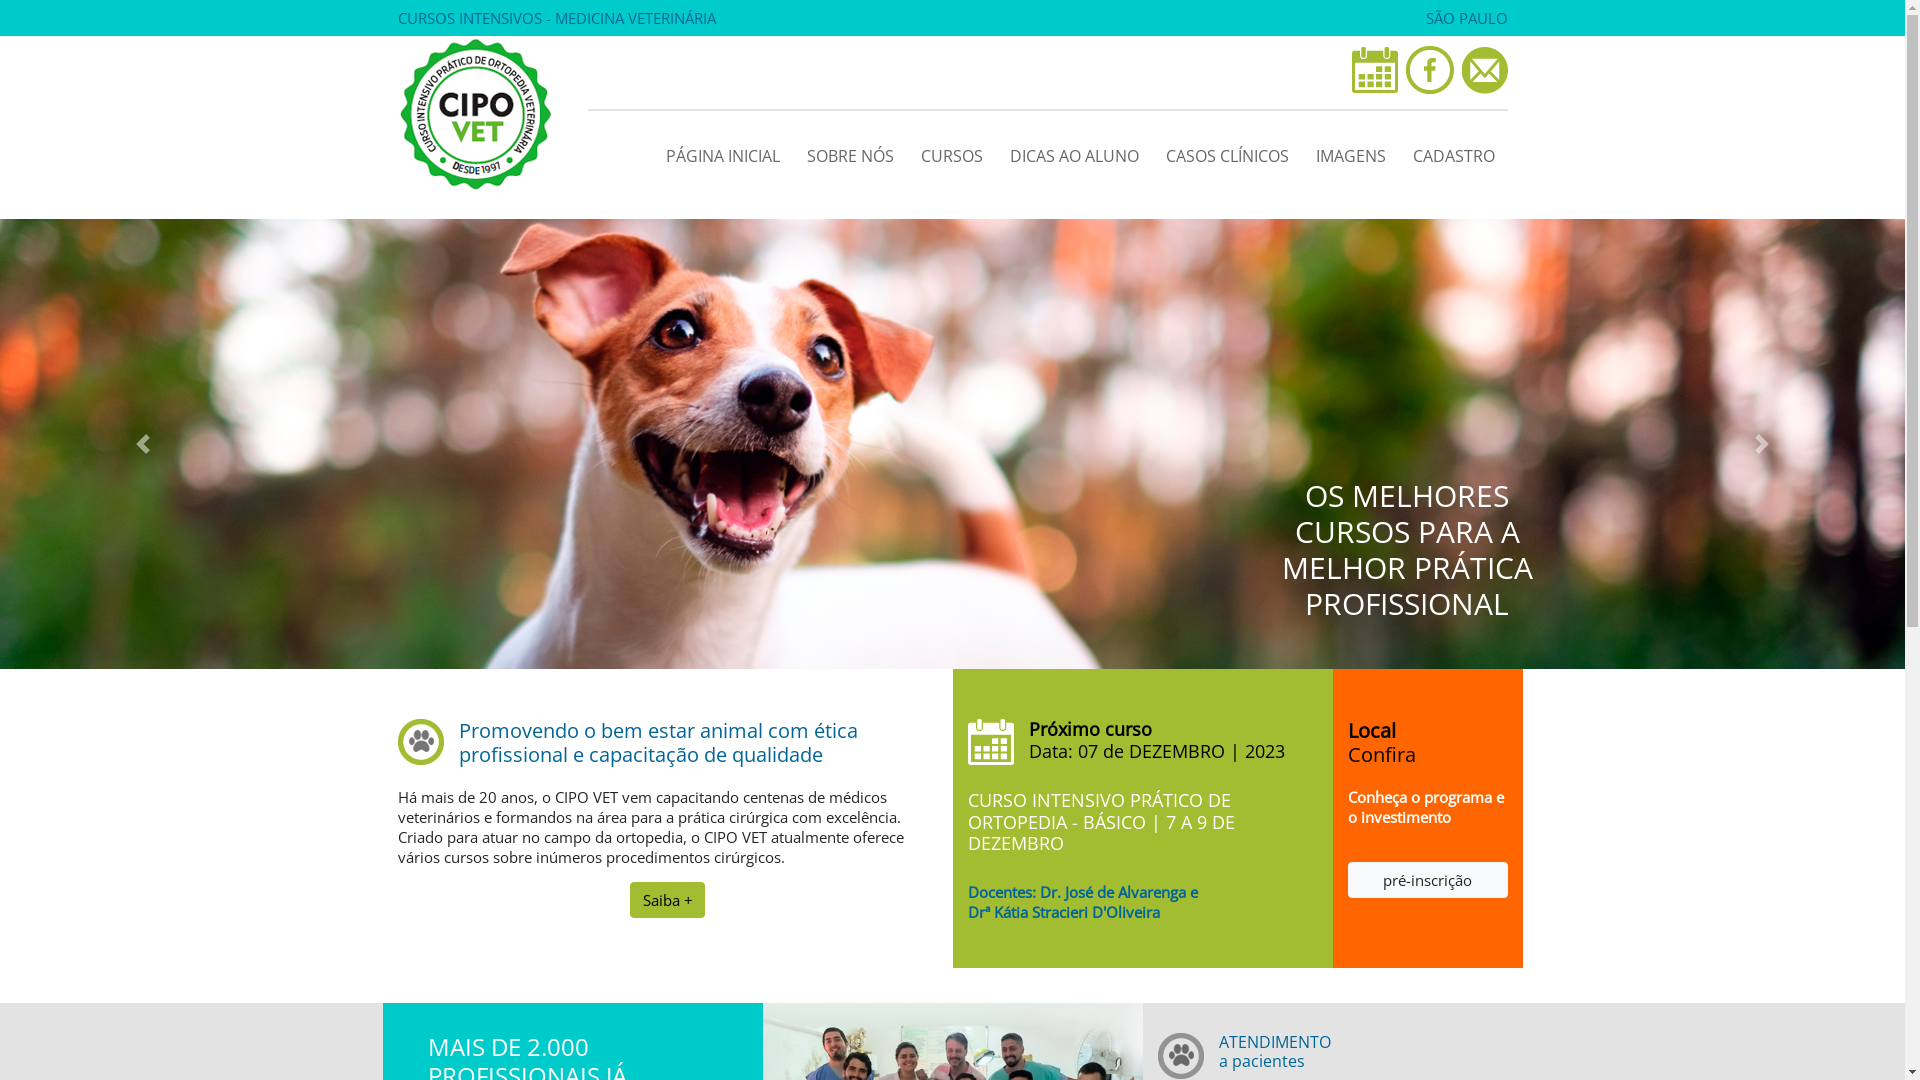  Describe the element at coordinates (1429, 68) in the screenshot. I see `'Facebook'` at that location.